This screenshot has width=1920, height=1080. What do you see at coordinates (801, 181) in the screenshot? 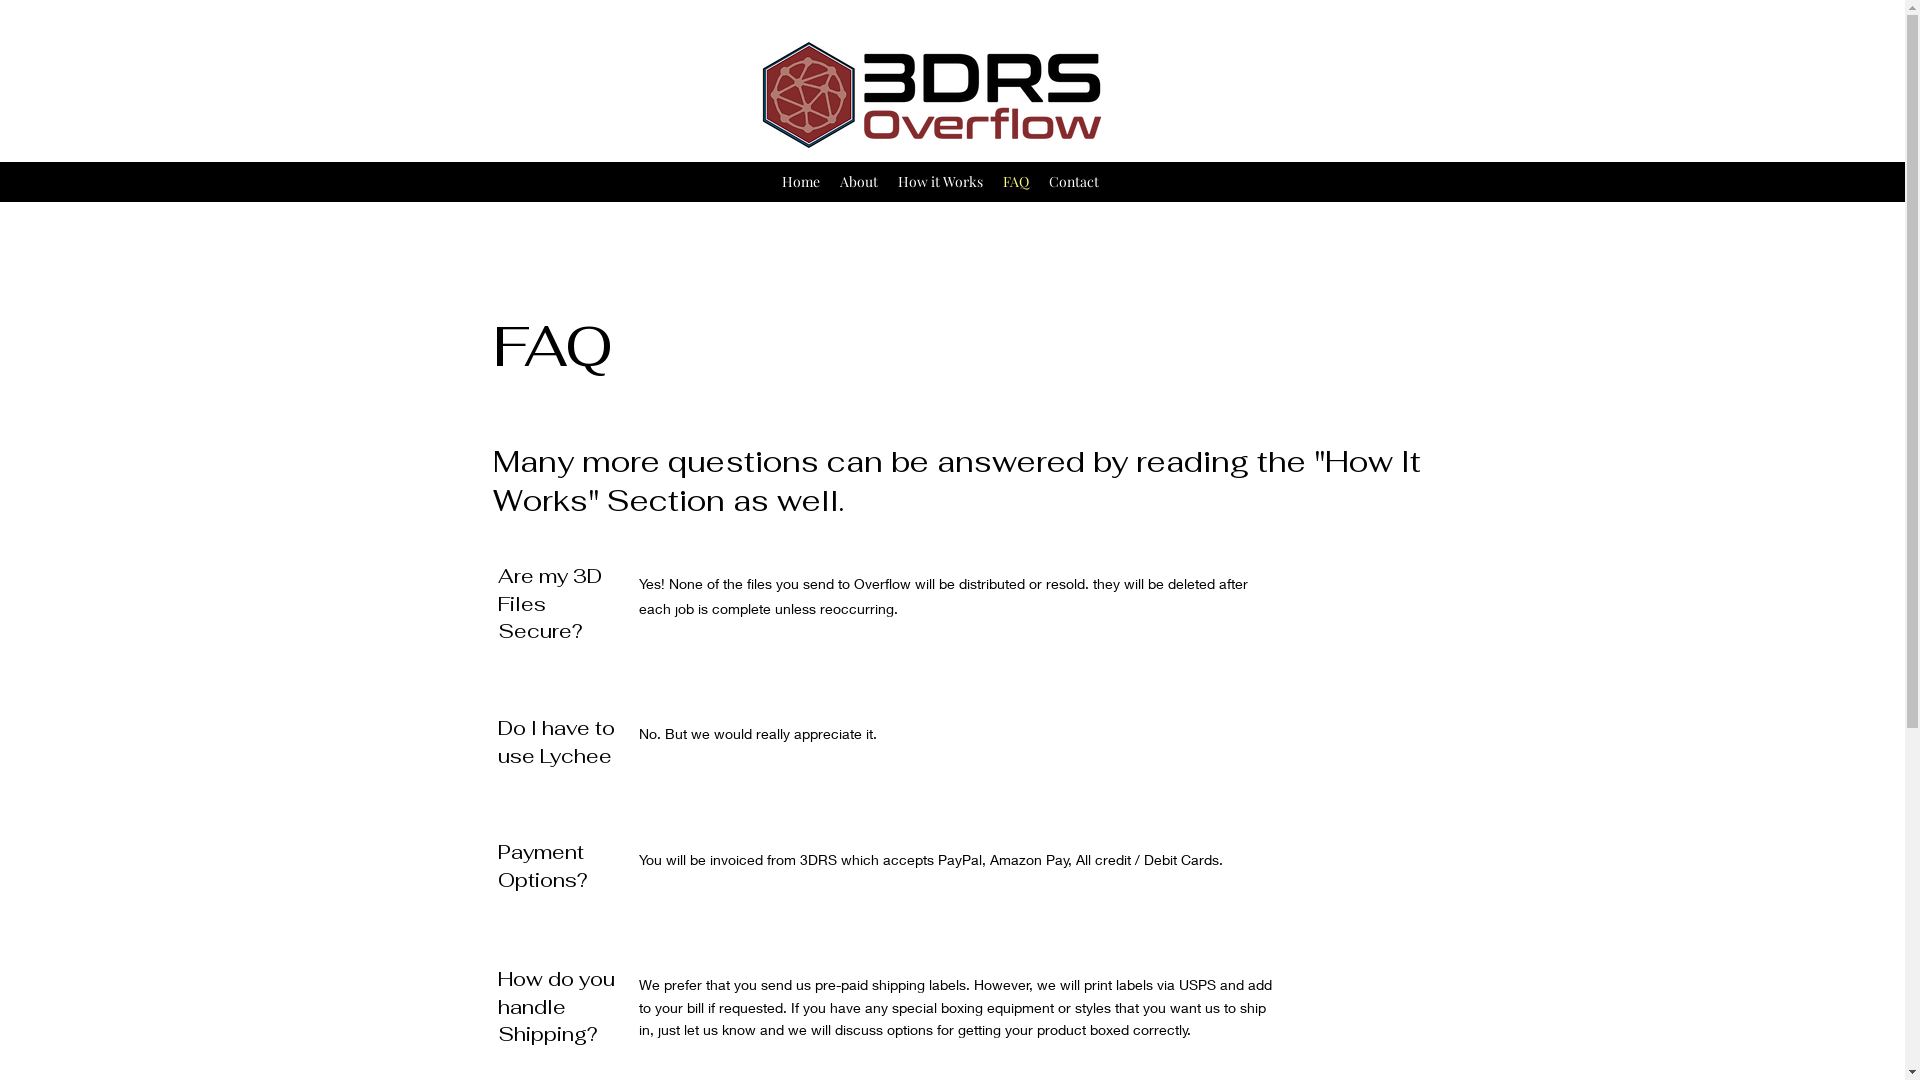
I see `'Home'` at bounding box center [801, 181].